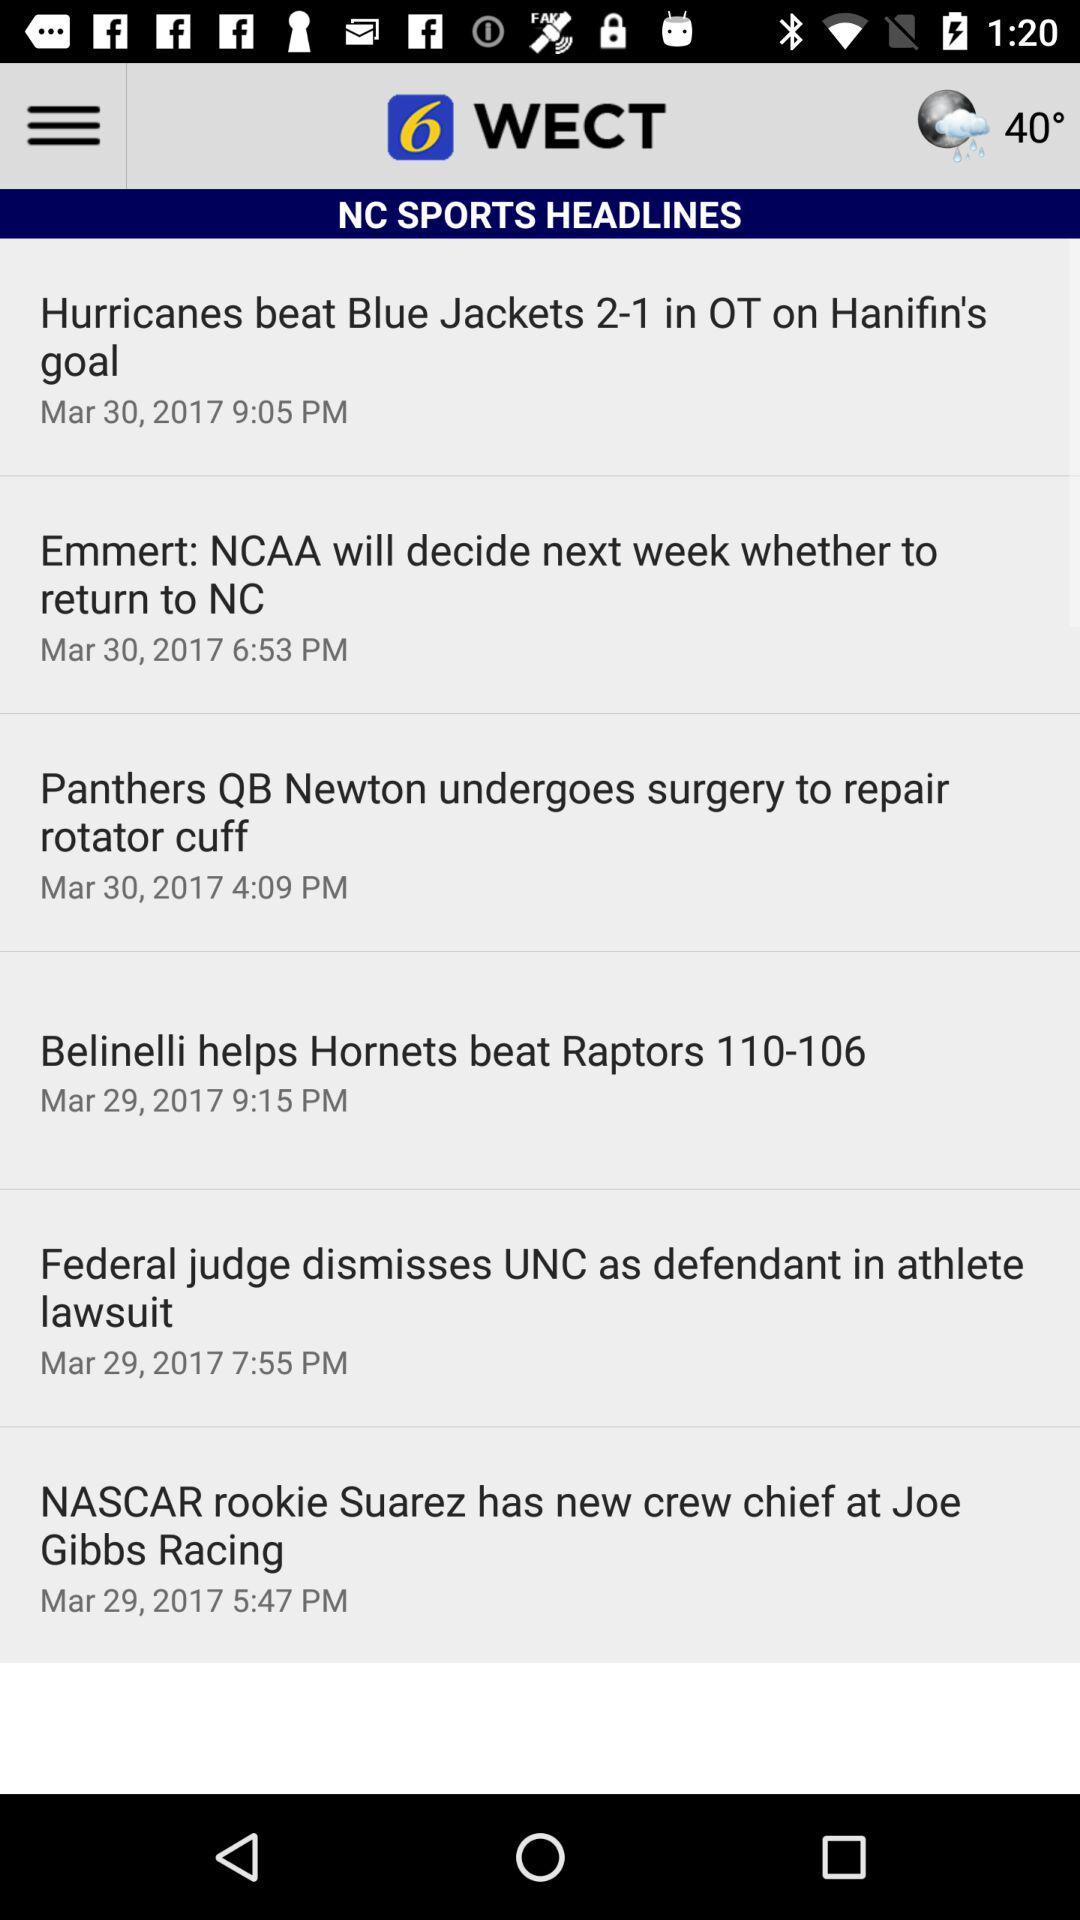 Image resolution: width=1080 pixels, height=1920 pixels. What do you see at coordinates (61, 124) in the screenshot?
I see `the menu icon` at bounding box center [61, 124].